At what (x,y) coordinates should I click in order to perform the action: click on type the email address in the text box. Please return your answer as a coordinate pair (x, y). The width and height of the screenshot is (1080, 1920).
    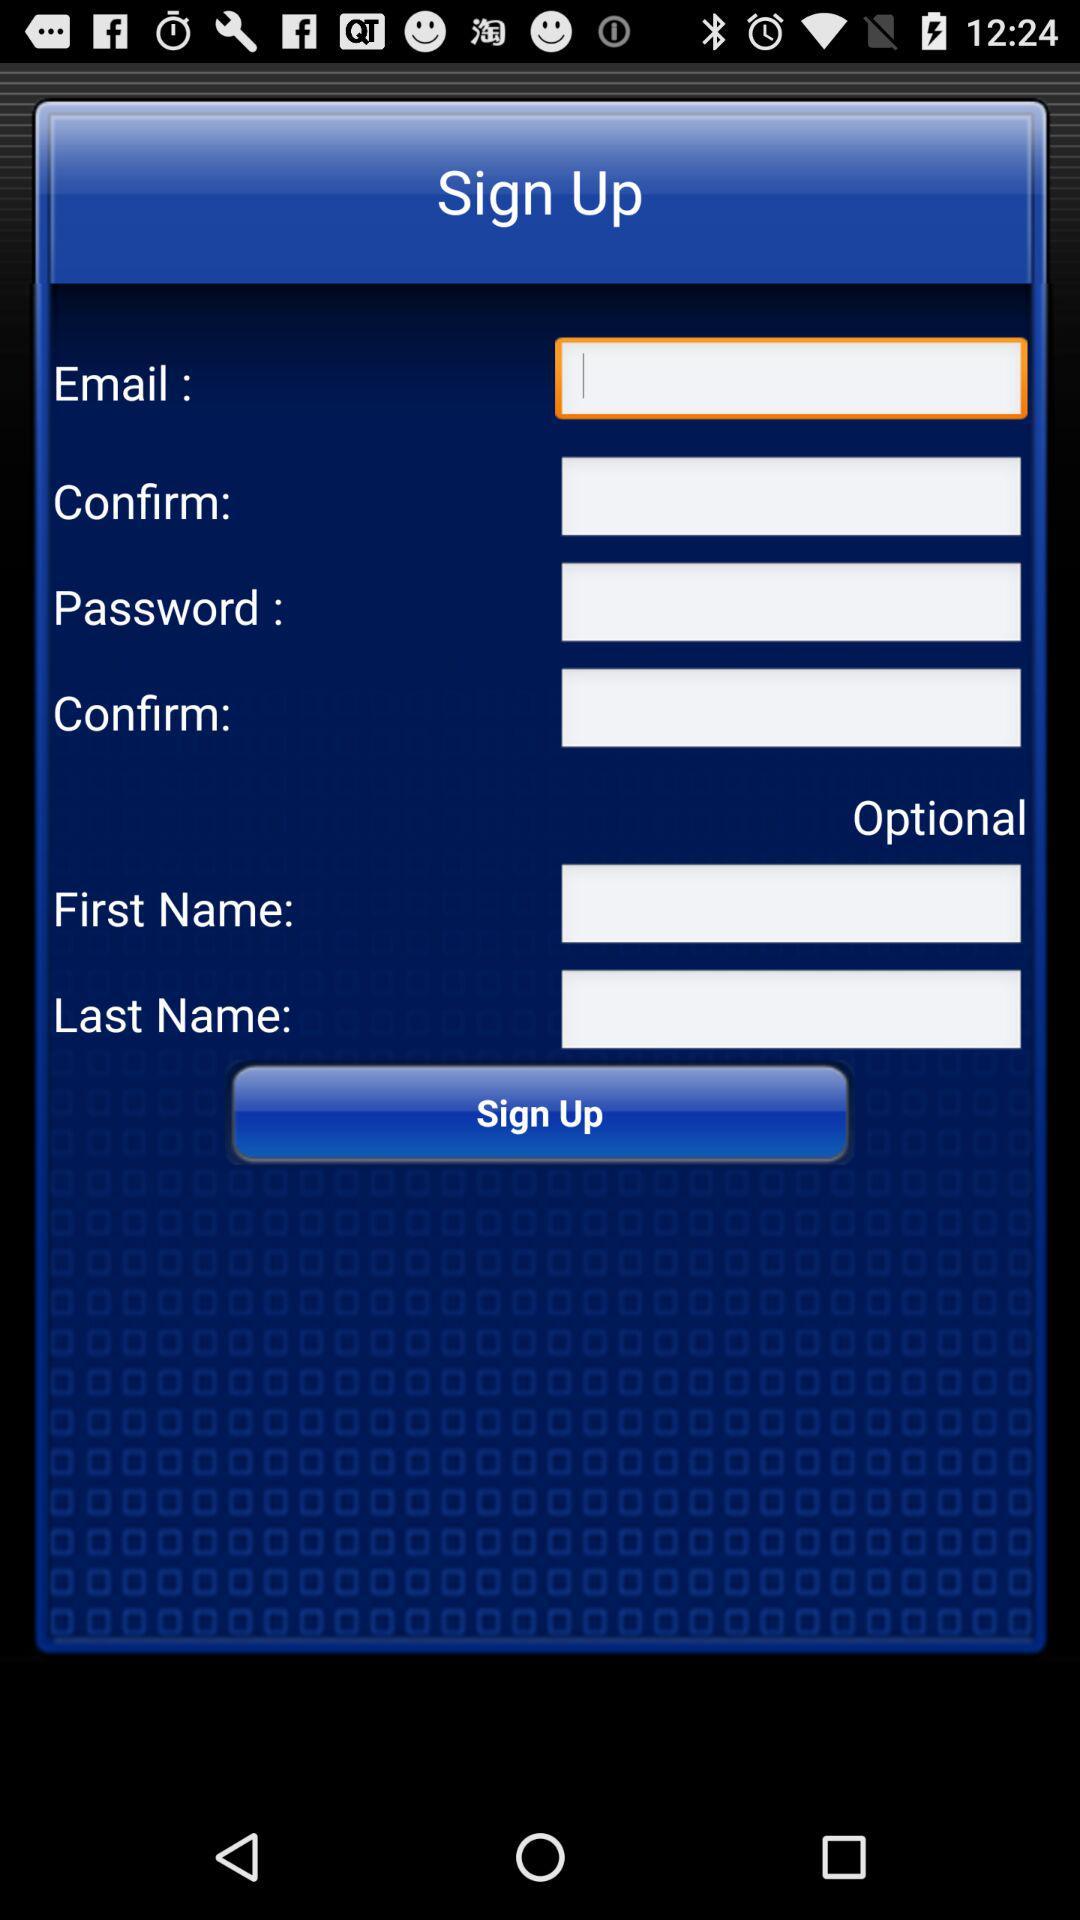
    Looking at the image, I should click on (790, 382).